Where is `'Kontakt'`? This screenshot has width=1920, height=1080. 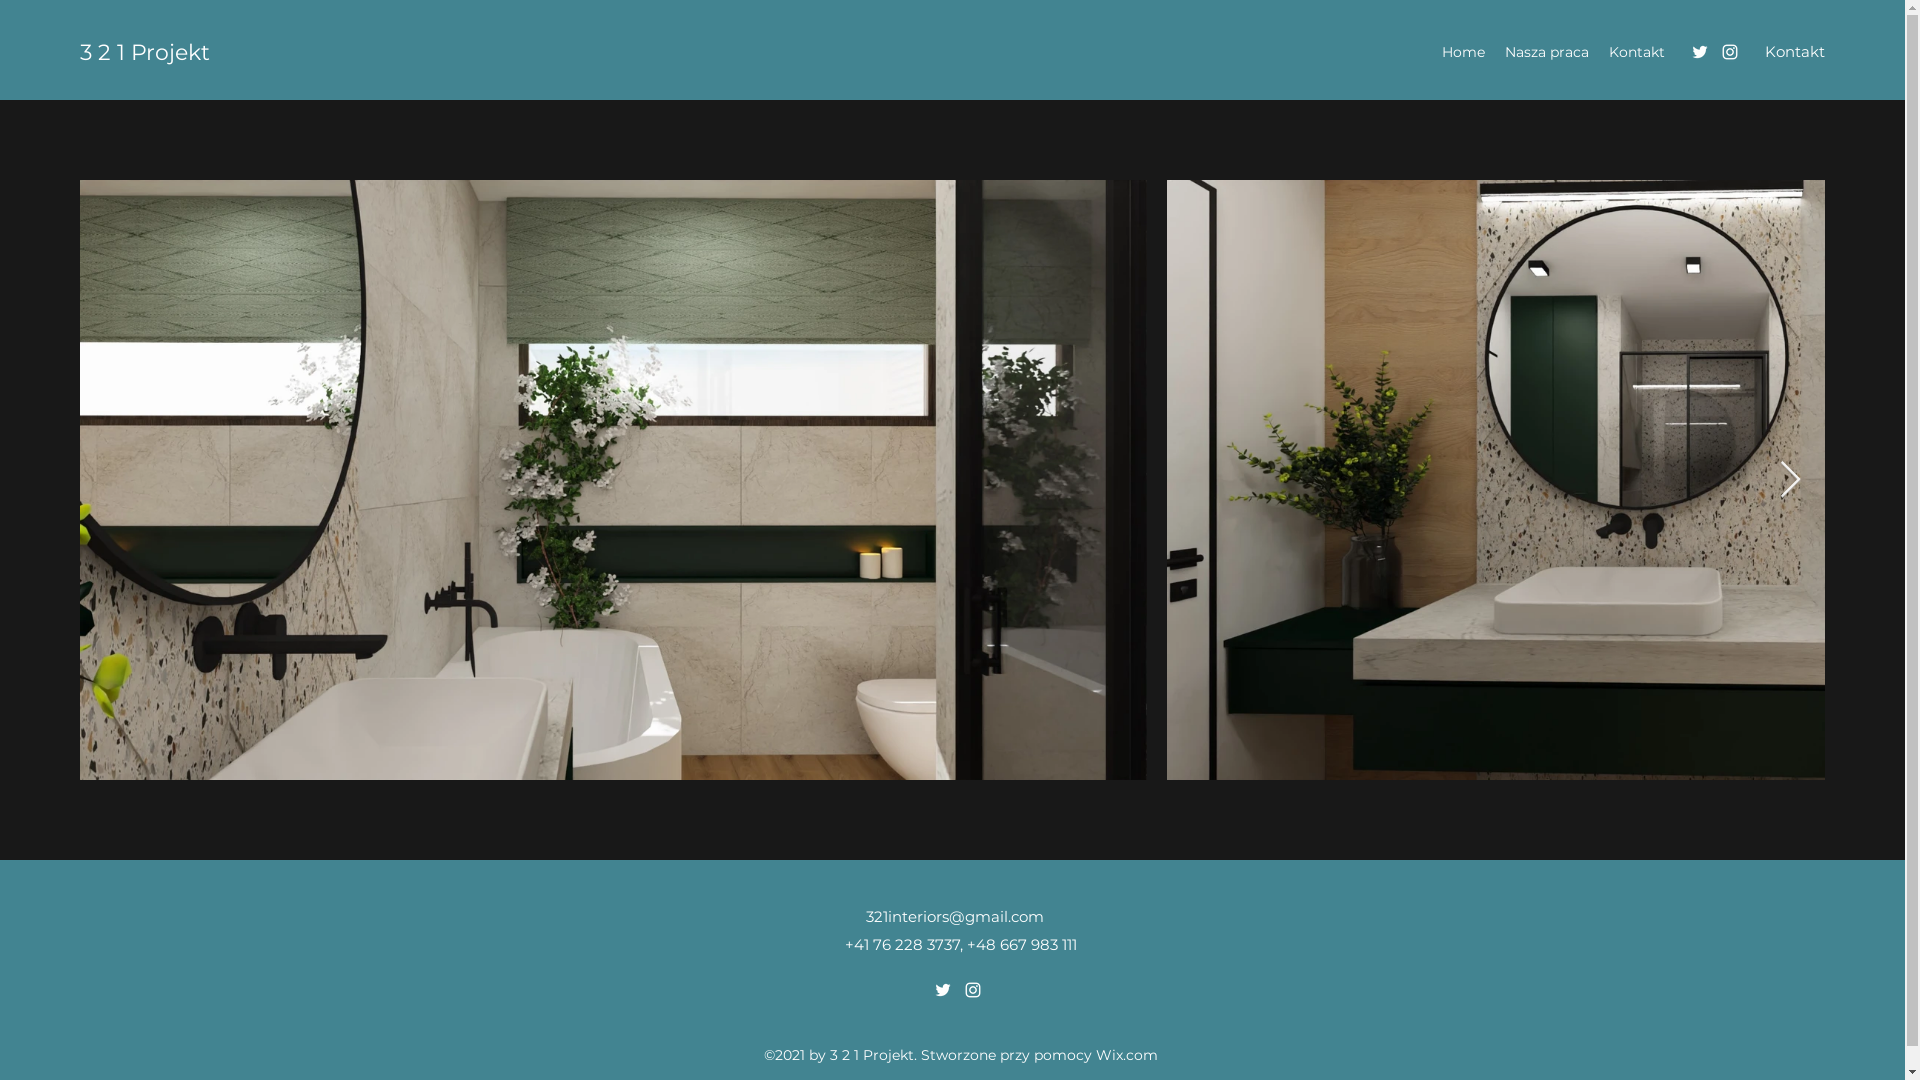 'Kontakt' is located at coordinates (1795, 51).